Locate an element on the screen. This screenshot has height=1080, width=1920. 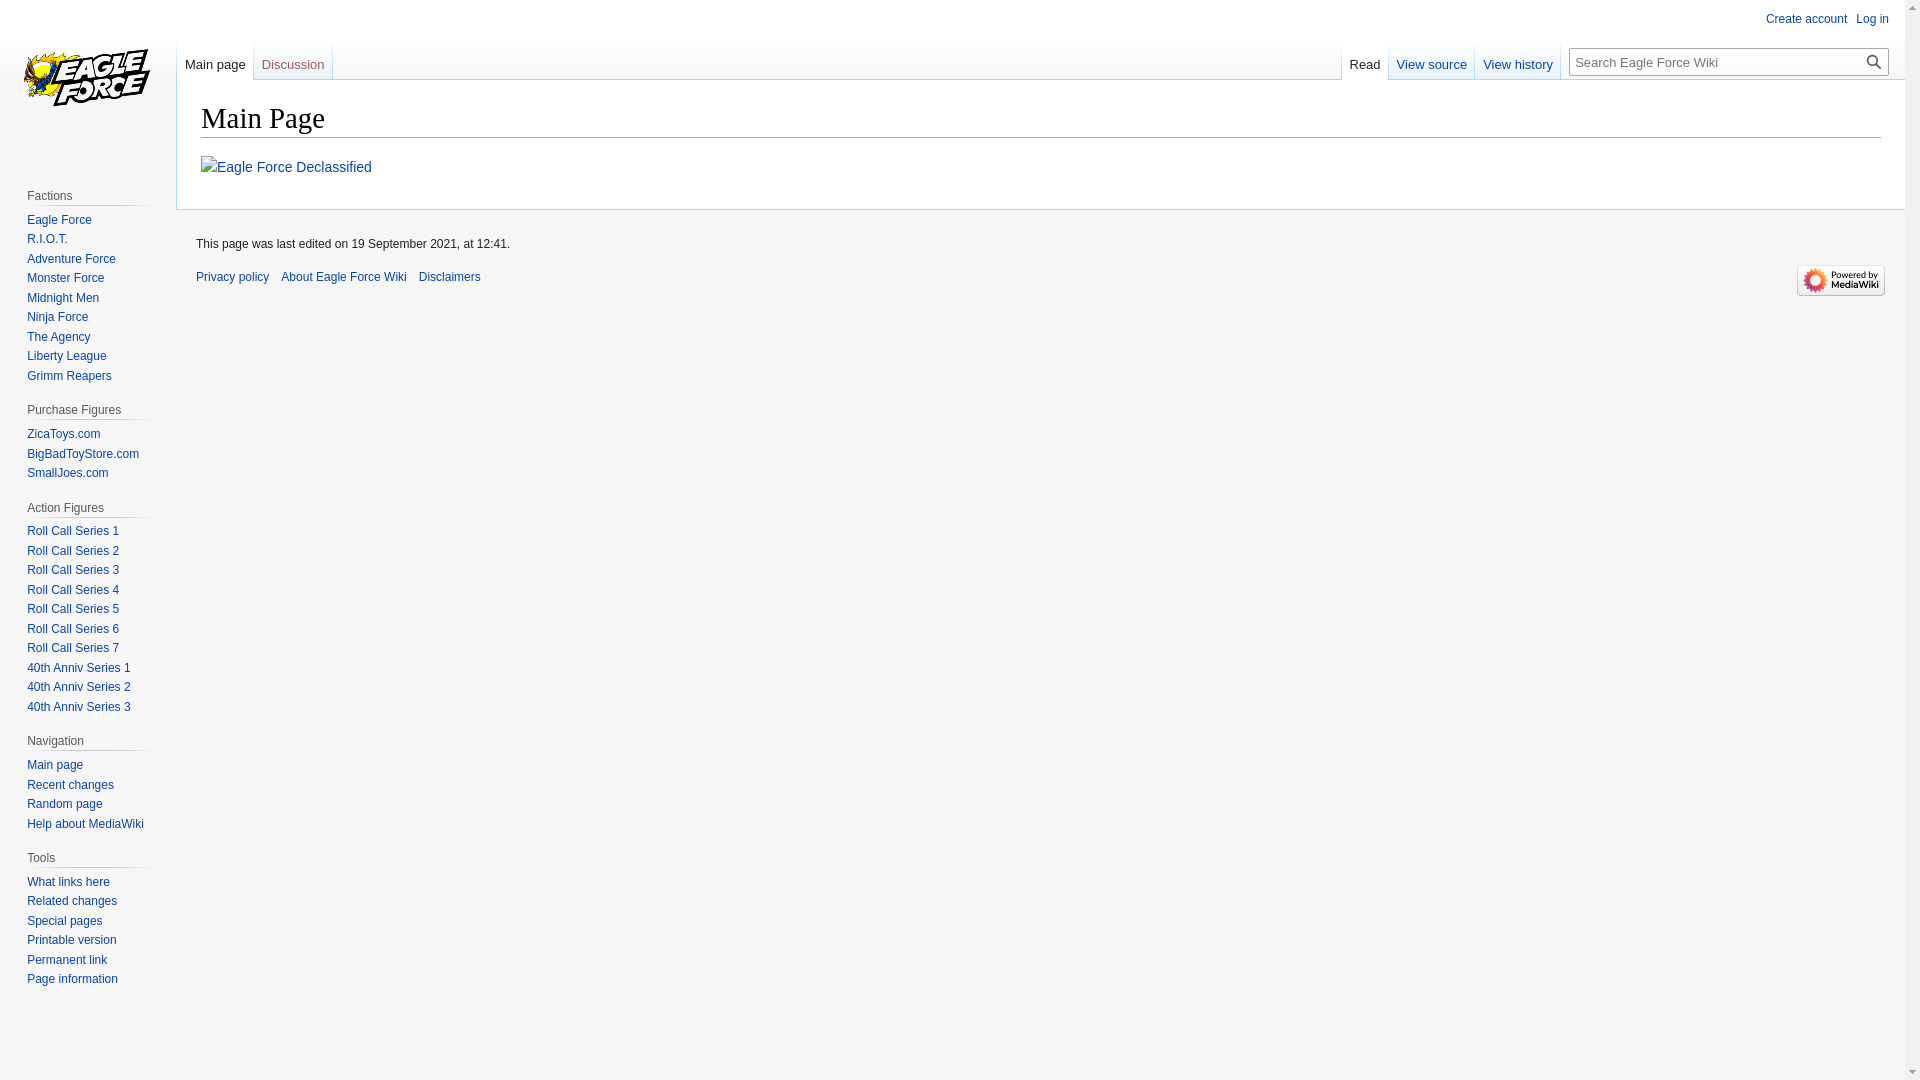
'Create account' is located at coordinates (1766, 19).